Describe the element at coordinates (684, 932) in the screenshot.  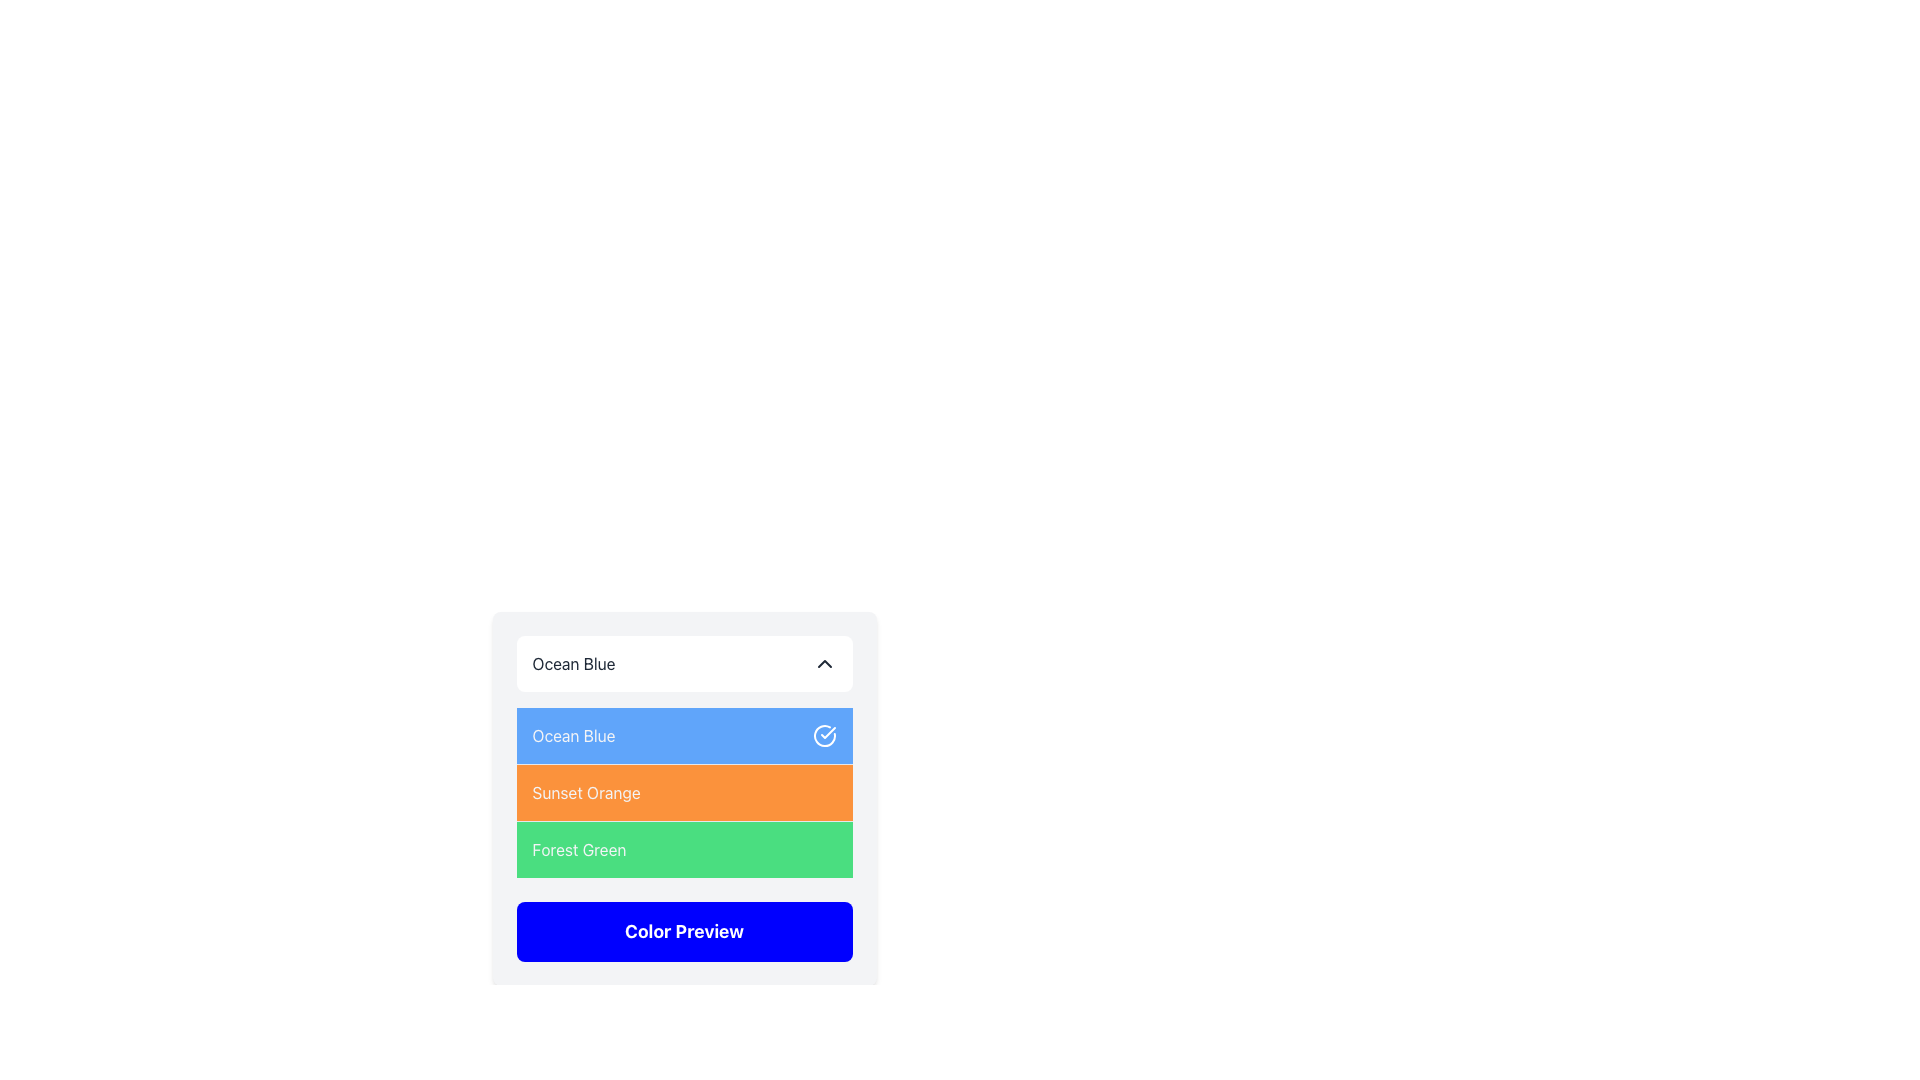
I see `the color preview label located at the bottom of the color options list, displaying the selected color's preview` at that location.